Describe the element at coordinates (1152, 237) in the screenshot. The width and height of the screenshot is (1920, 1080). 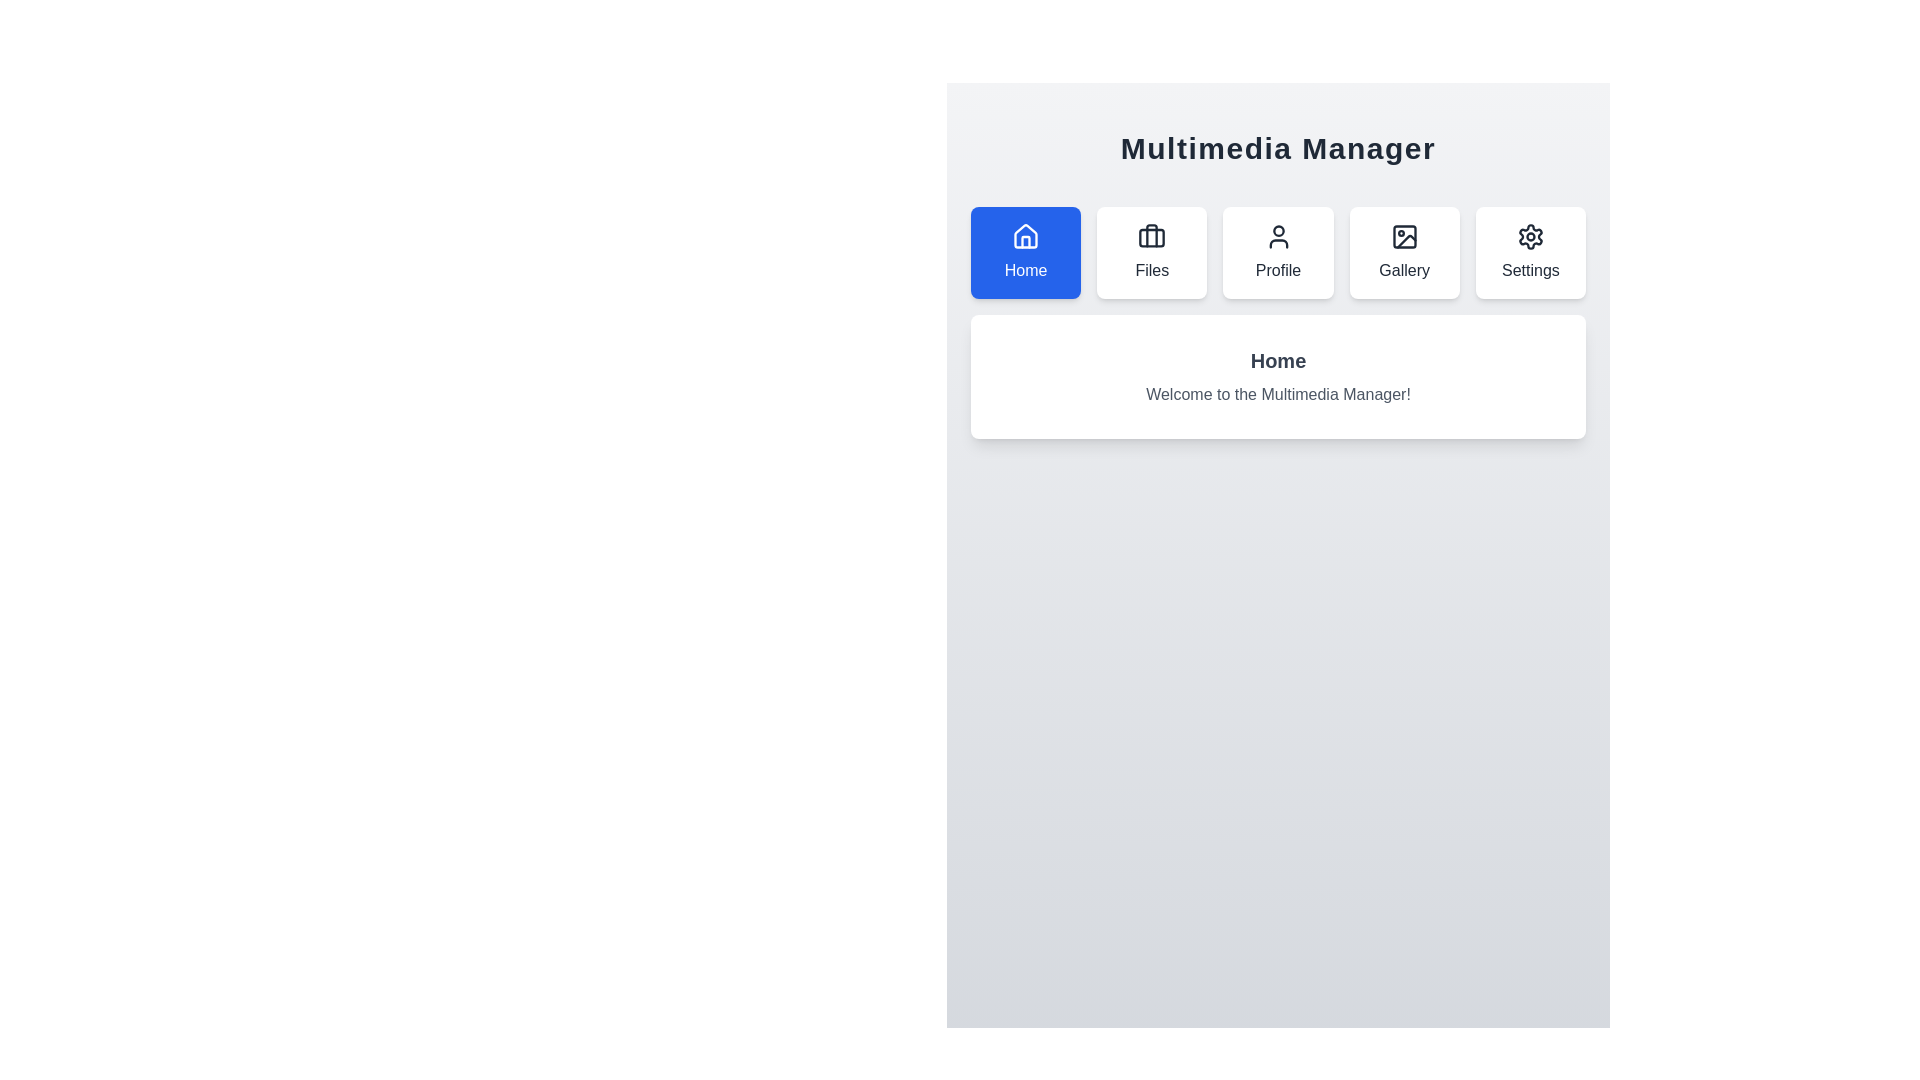
I see `the bottom rectangular component of the 'briefcase' icon representing 'Files' in the menu icons below the 'Multimedia Manager' title` at that location.